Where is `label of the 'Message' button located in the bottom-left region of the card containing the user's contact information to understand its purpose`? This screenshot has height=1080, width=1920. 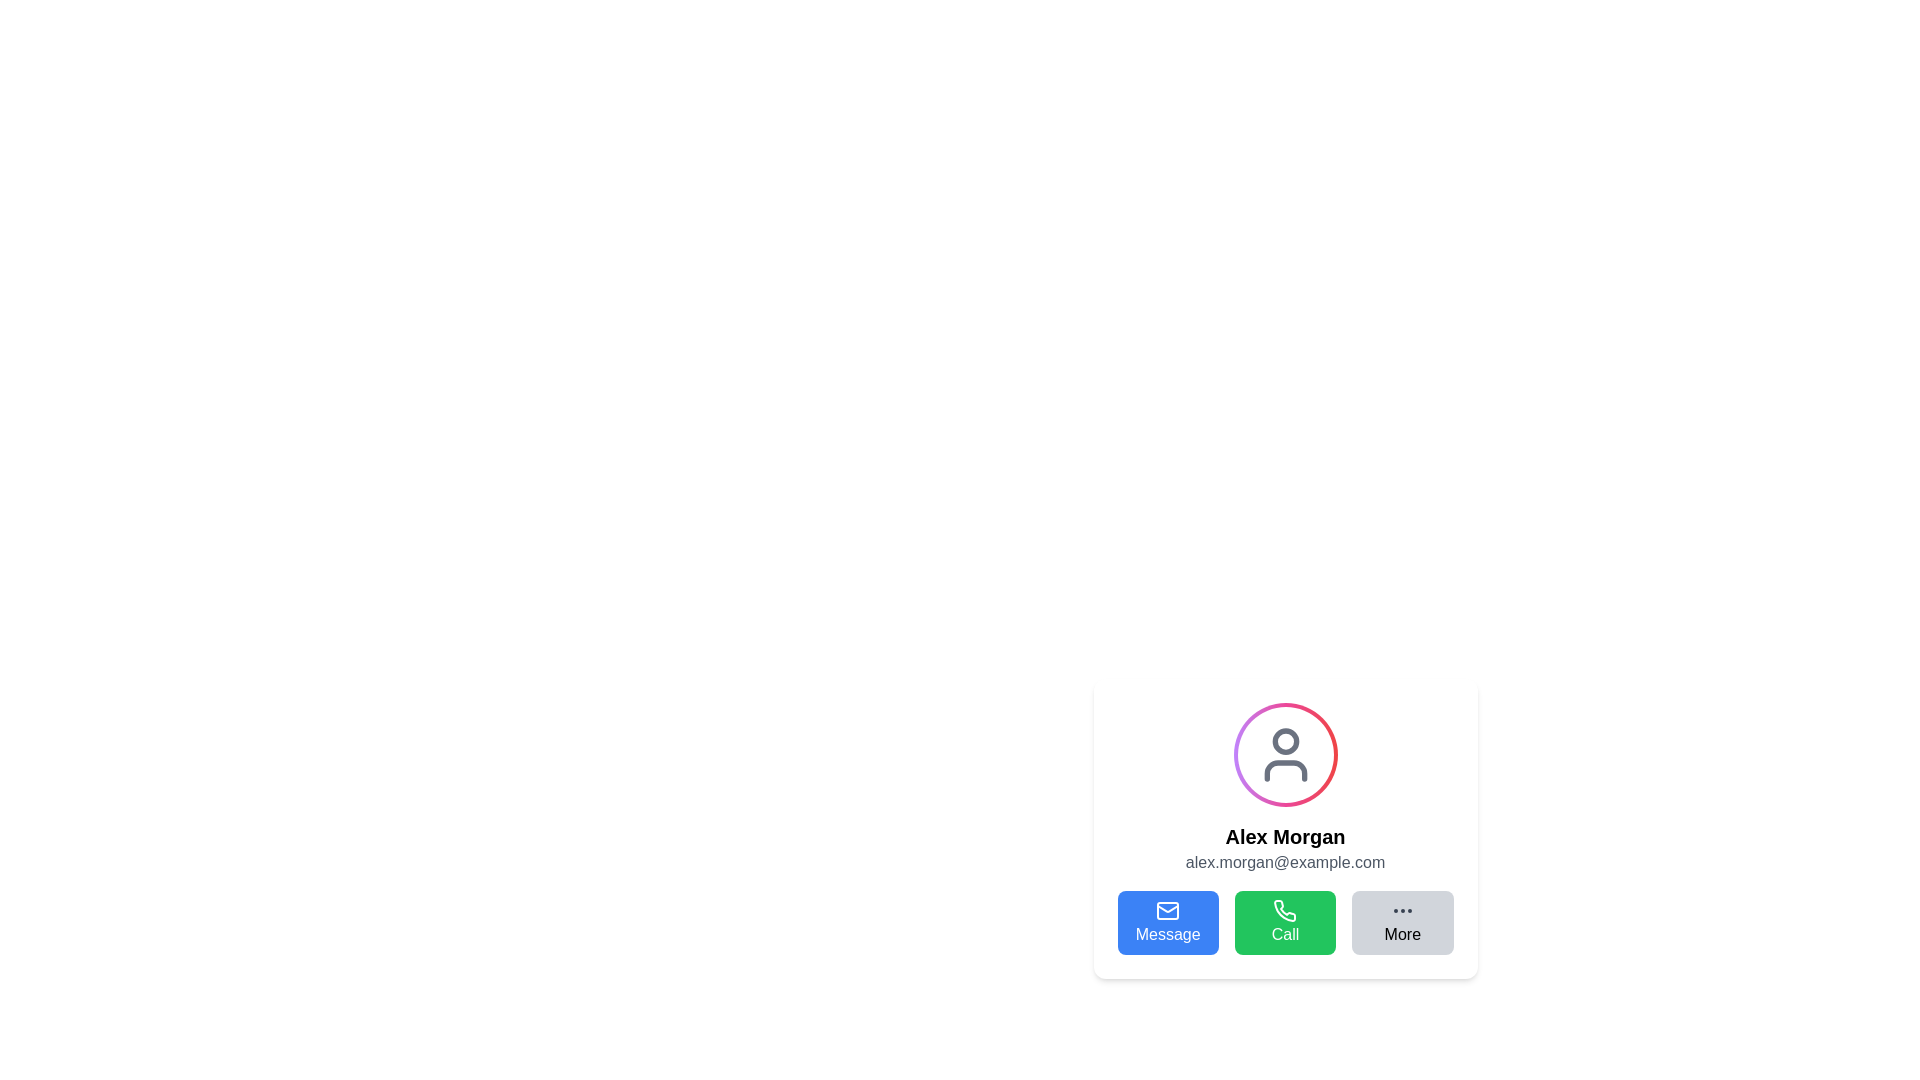 label of the 'Message' button located in the bottom-left region of the card containing the user's contact information to understand its purpose is located at coordinates (1168, 934).